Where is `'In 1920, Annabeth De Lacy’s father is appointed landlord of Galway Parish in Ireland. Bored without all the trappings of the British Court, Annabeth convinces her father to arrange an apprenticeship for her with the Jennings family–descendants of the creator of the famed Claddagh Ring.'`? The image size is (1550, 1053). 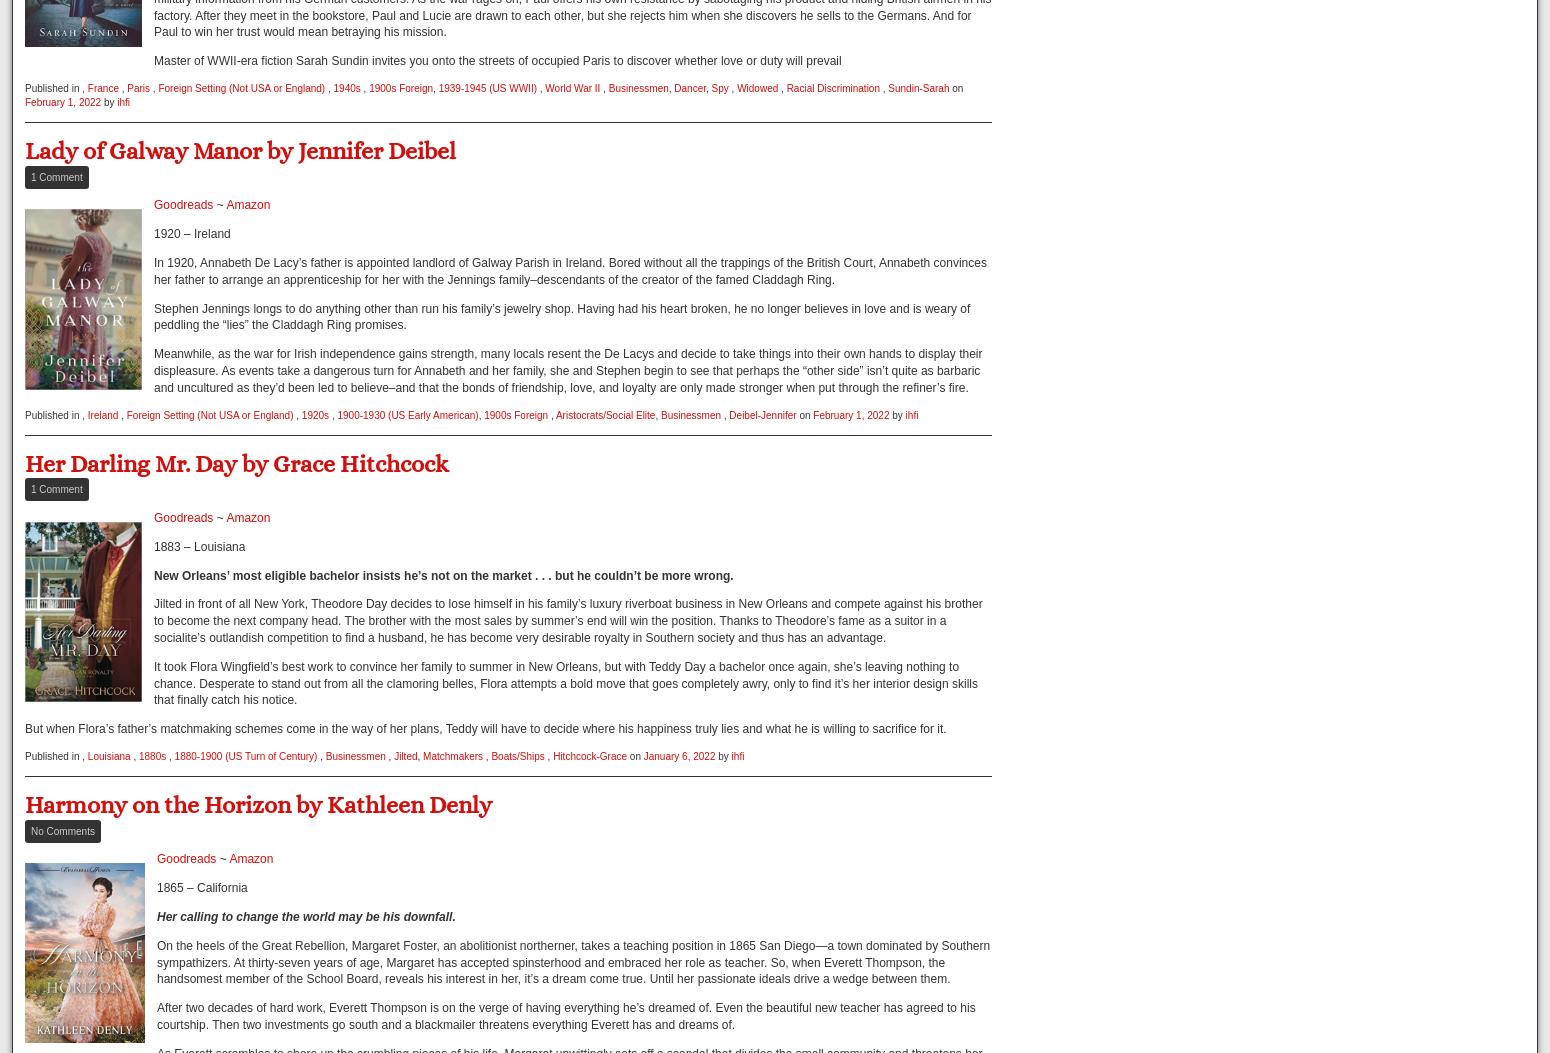
'In 1920, Annabeth De Lacy’s father is appointed landlord of Galway Parish in Ireland. Bored without all the trappings of the British Court, Annabeth convinces her father to arrange an apprenticeship for her with the Jennings family–descendants of the creator of the famed Claddagh Ring.' is located at coordinates (569, 270).